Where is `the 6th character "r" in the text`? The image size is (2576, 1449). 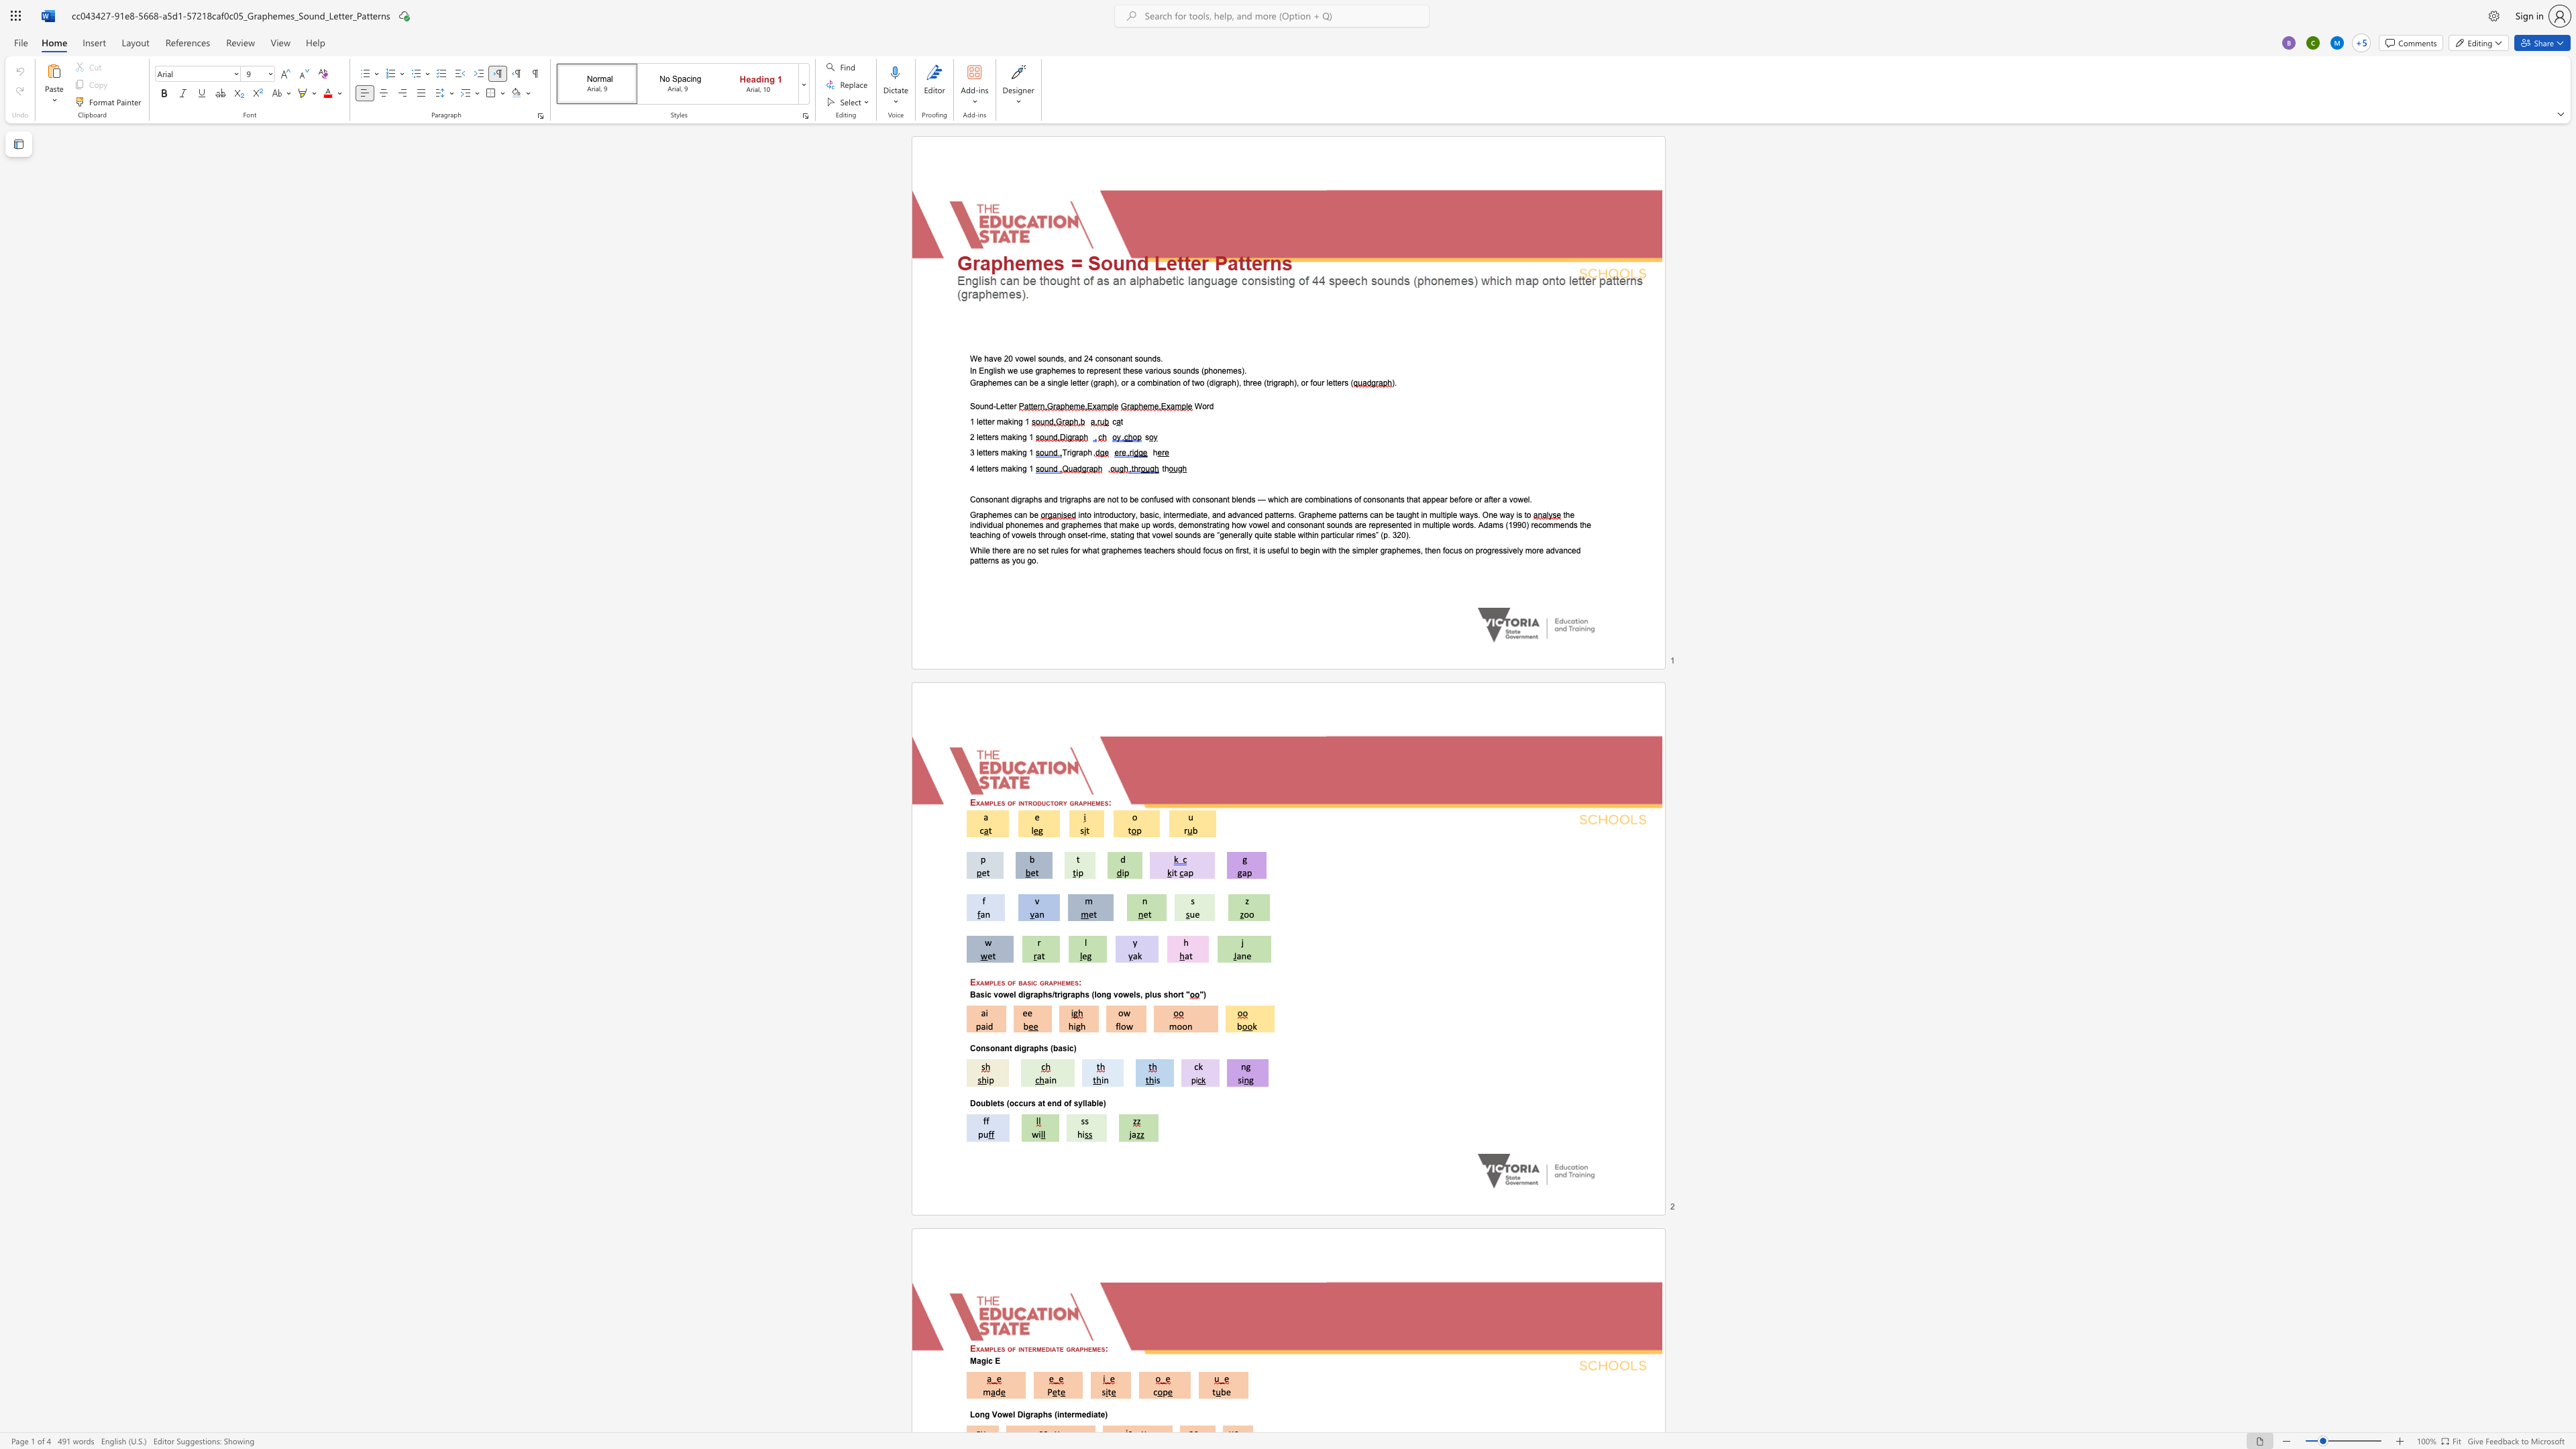 the 6th character "r" in the text is located at coordinates (1446, 498).